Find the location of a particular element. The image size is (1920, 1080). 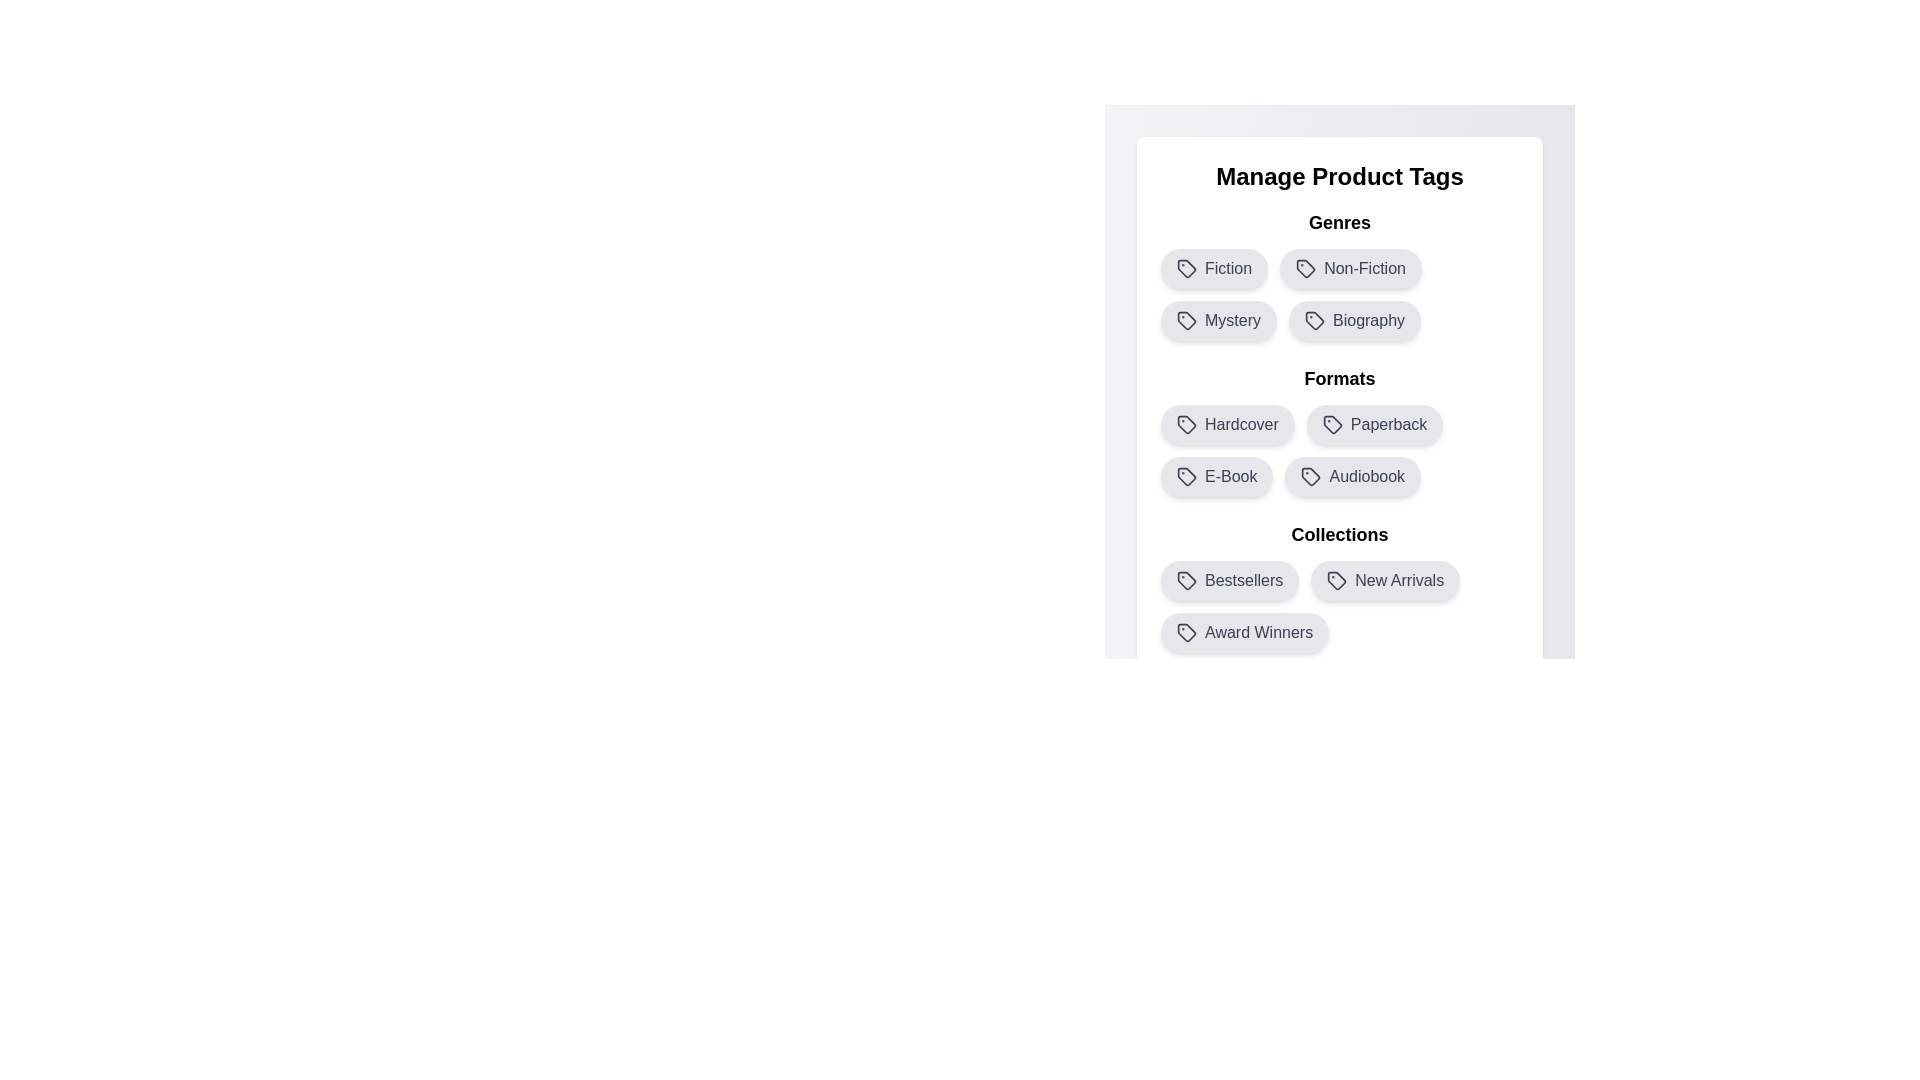

the 'Award Winners' button, which has rounded edges, a light gray background, and dark gray text, located under the 'Collections' section as the third button in the group is located at coordinates (1244, 632).